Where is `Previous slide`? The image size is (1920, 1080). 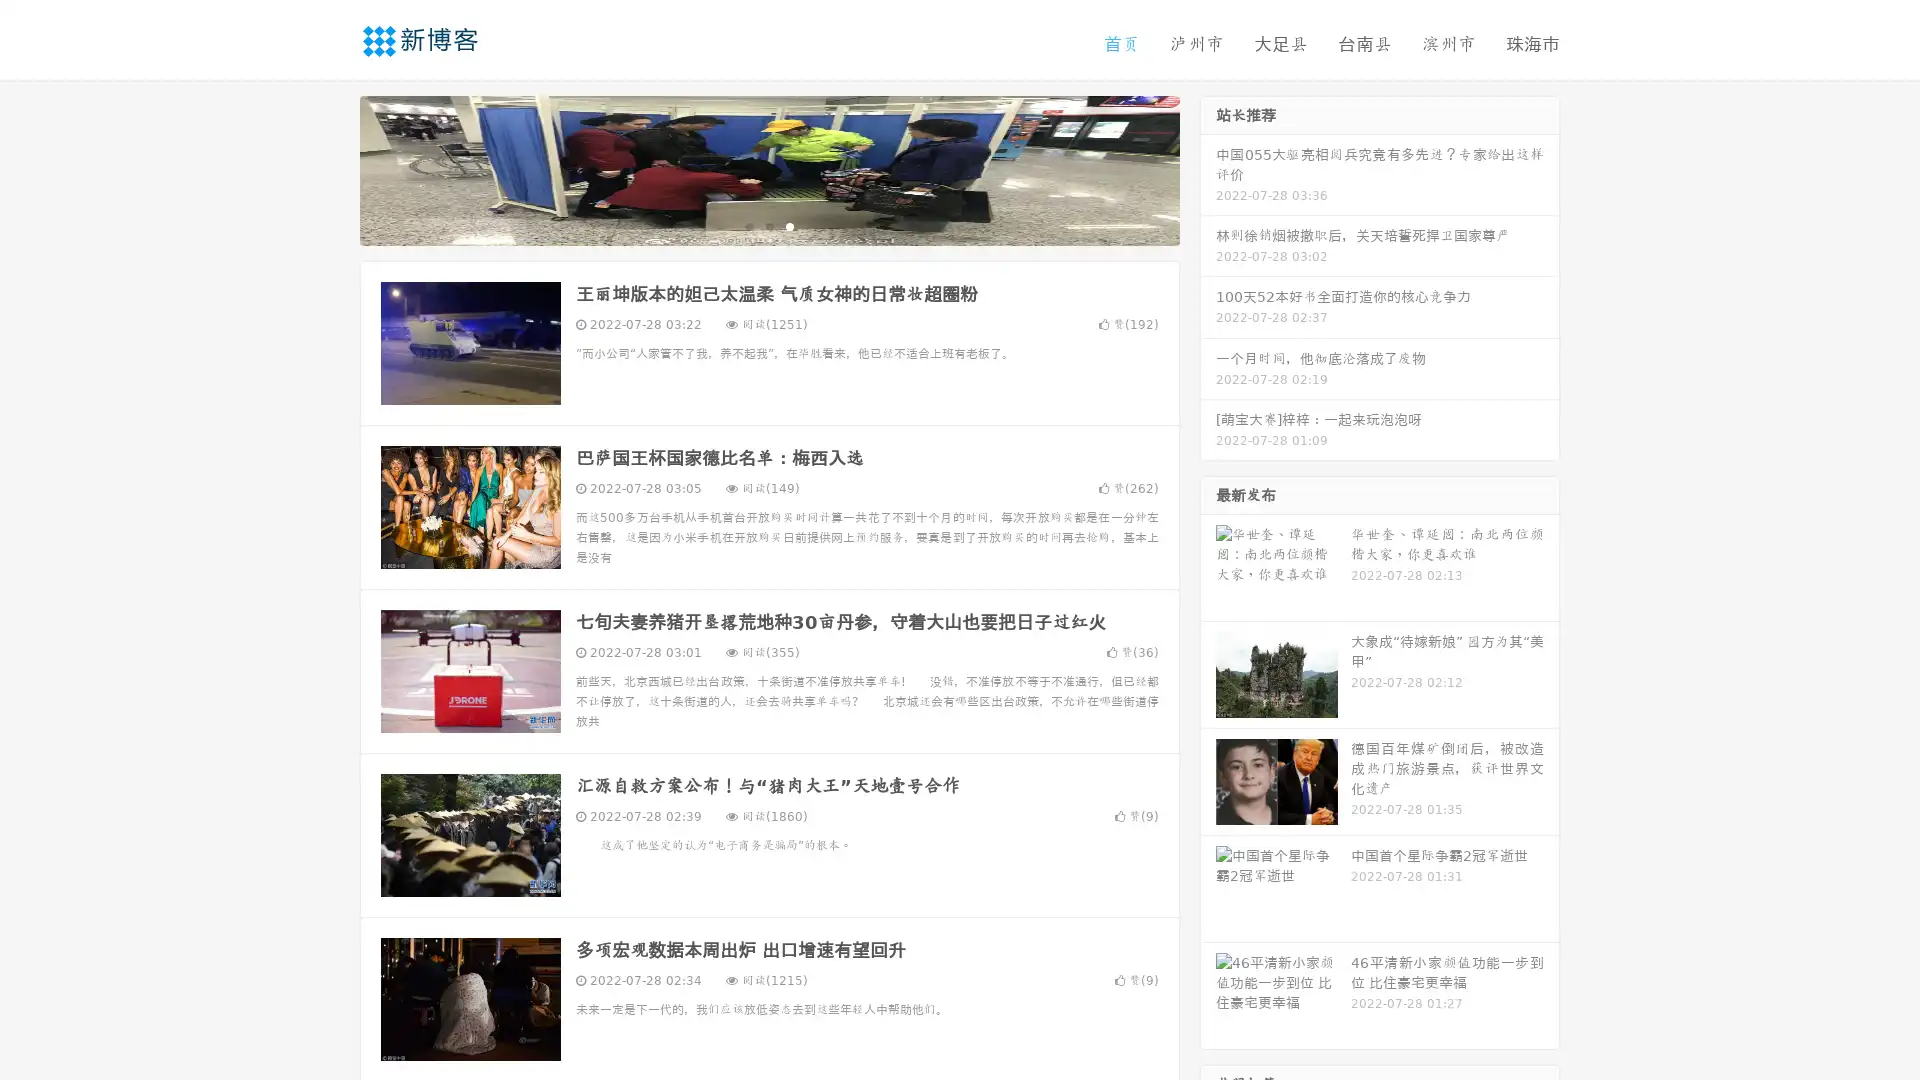
Previous slide is located at coordinates (330, 168).